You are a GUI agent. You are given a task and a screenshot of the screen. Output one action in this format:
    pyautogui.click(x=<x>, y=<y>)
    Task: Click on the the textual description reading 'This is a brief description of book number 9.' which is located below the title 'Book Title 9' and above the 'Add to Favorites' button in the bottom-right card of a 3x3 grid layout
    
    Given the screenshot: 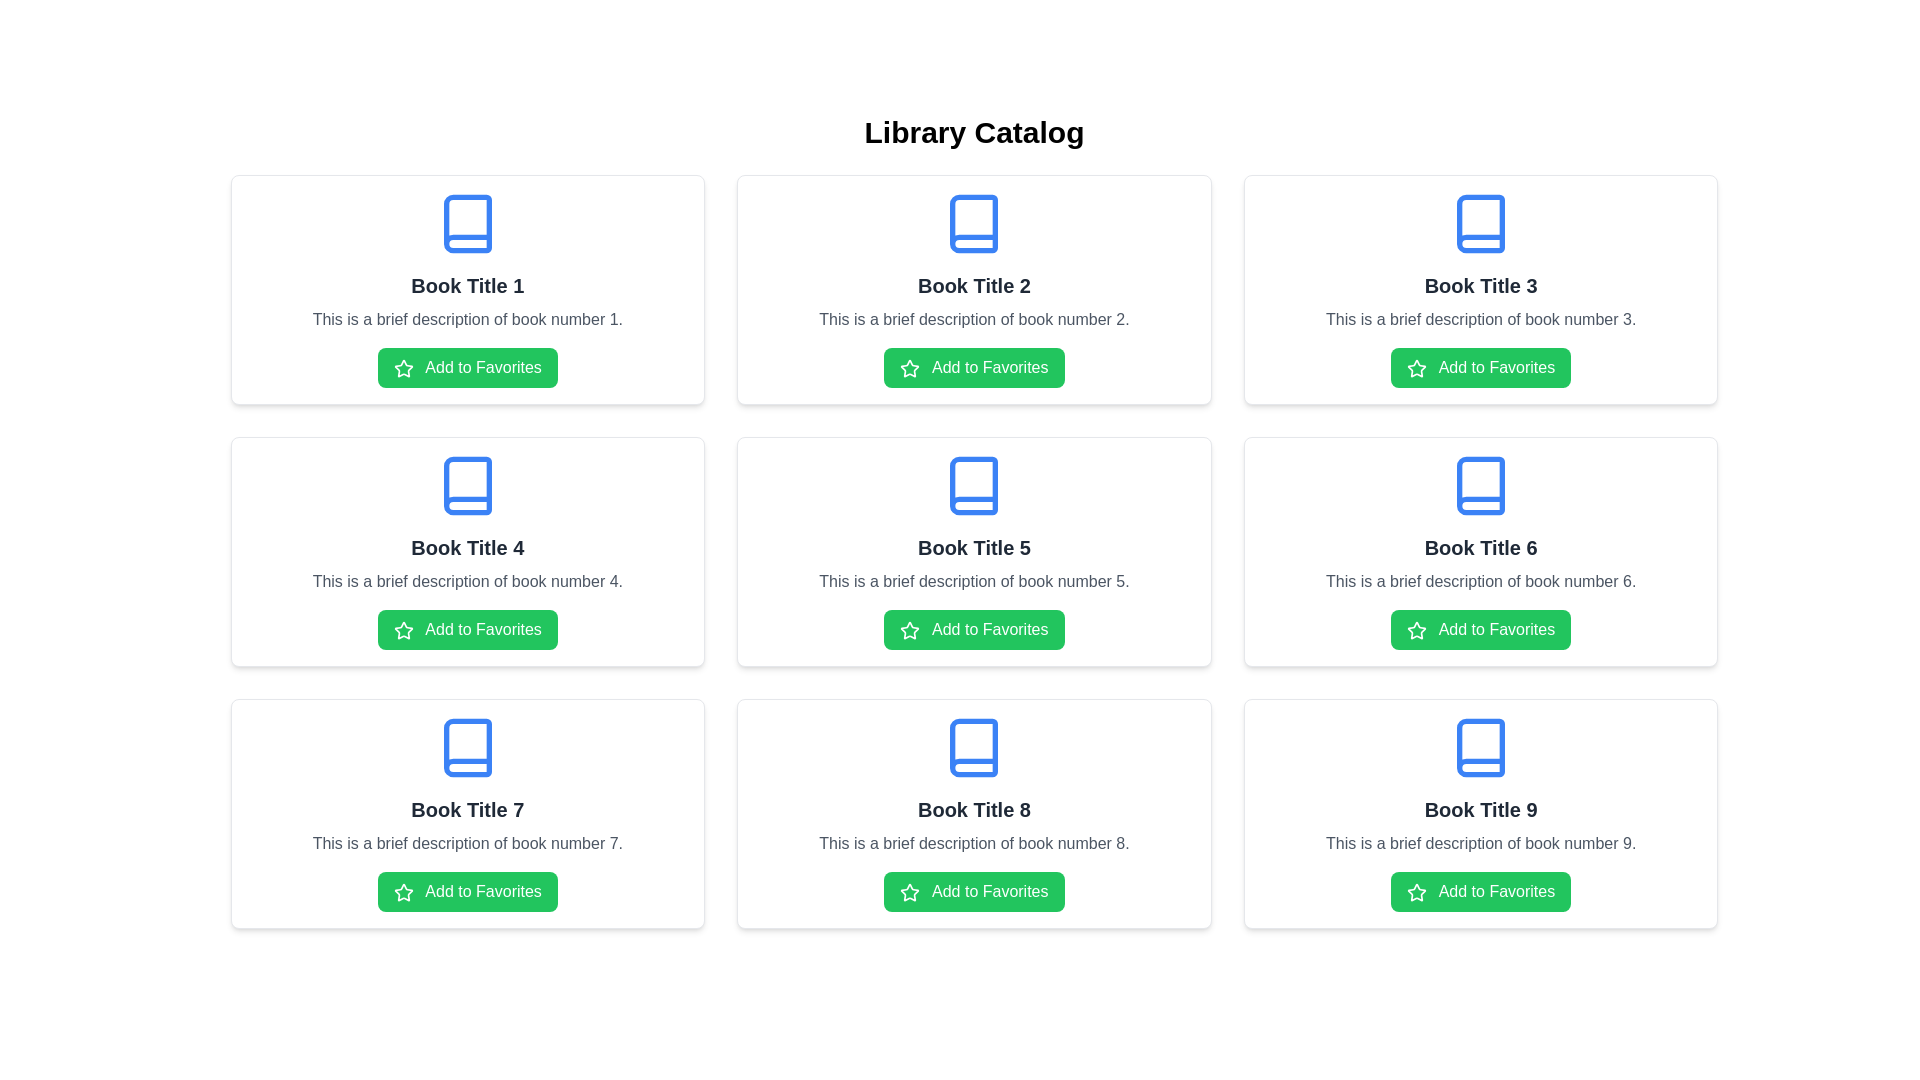 What is the action you would take?
    pyautogui.click(x=1481, y=844)
    